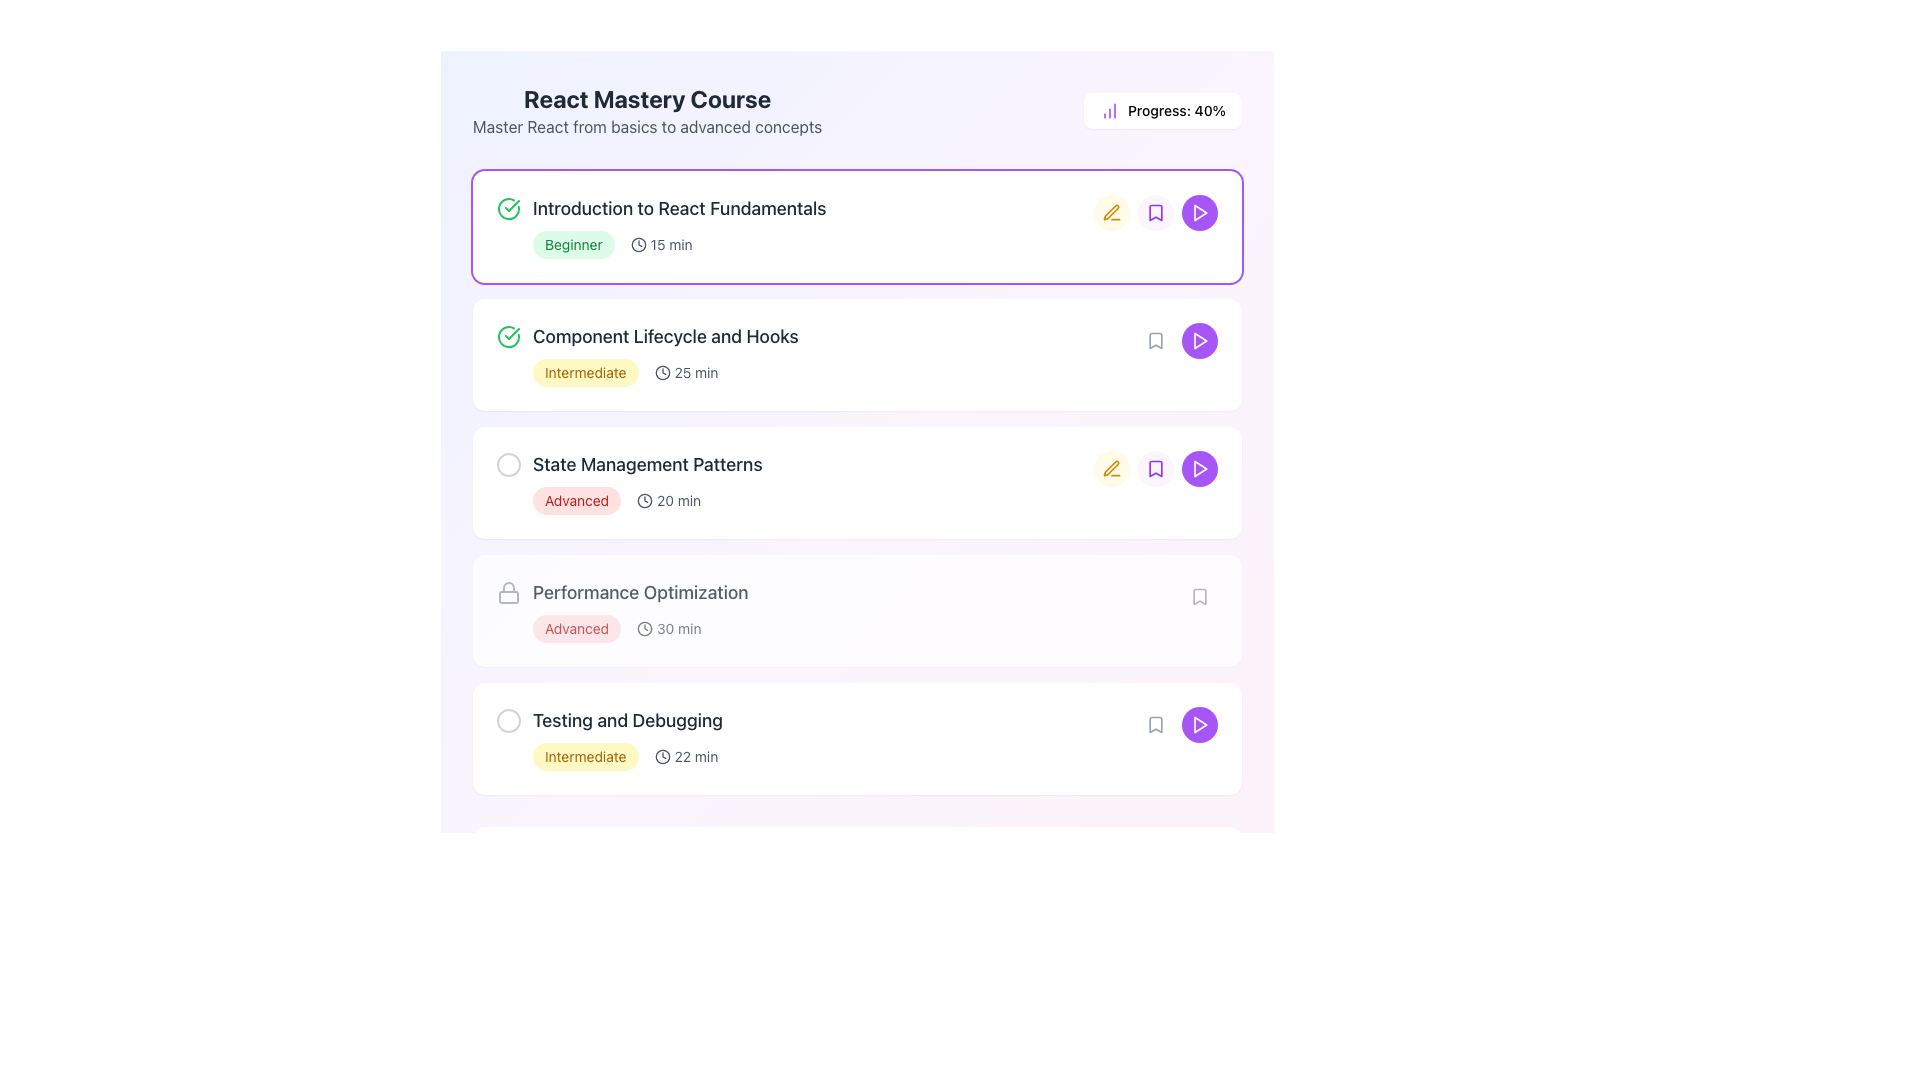 Image resolution: width=1920 pixels, height=1080 pixels. Describe the element at coordinates (1111, 212) in the screenshot. I see `the 'edit' icon button located in the top-right corner of the 'Introduction to React Fundamentals' course card` at that location.